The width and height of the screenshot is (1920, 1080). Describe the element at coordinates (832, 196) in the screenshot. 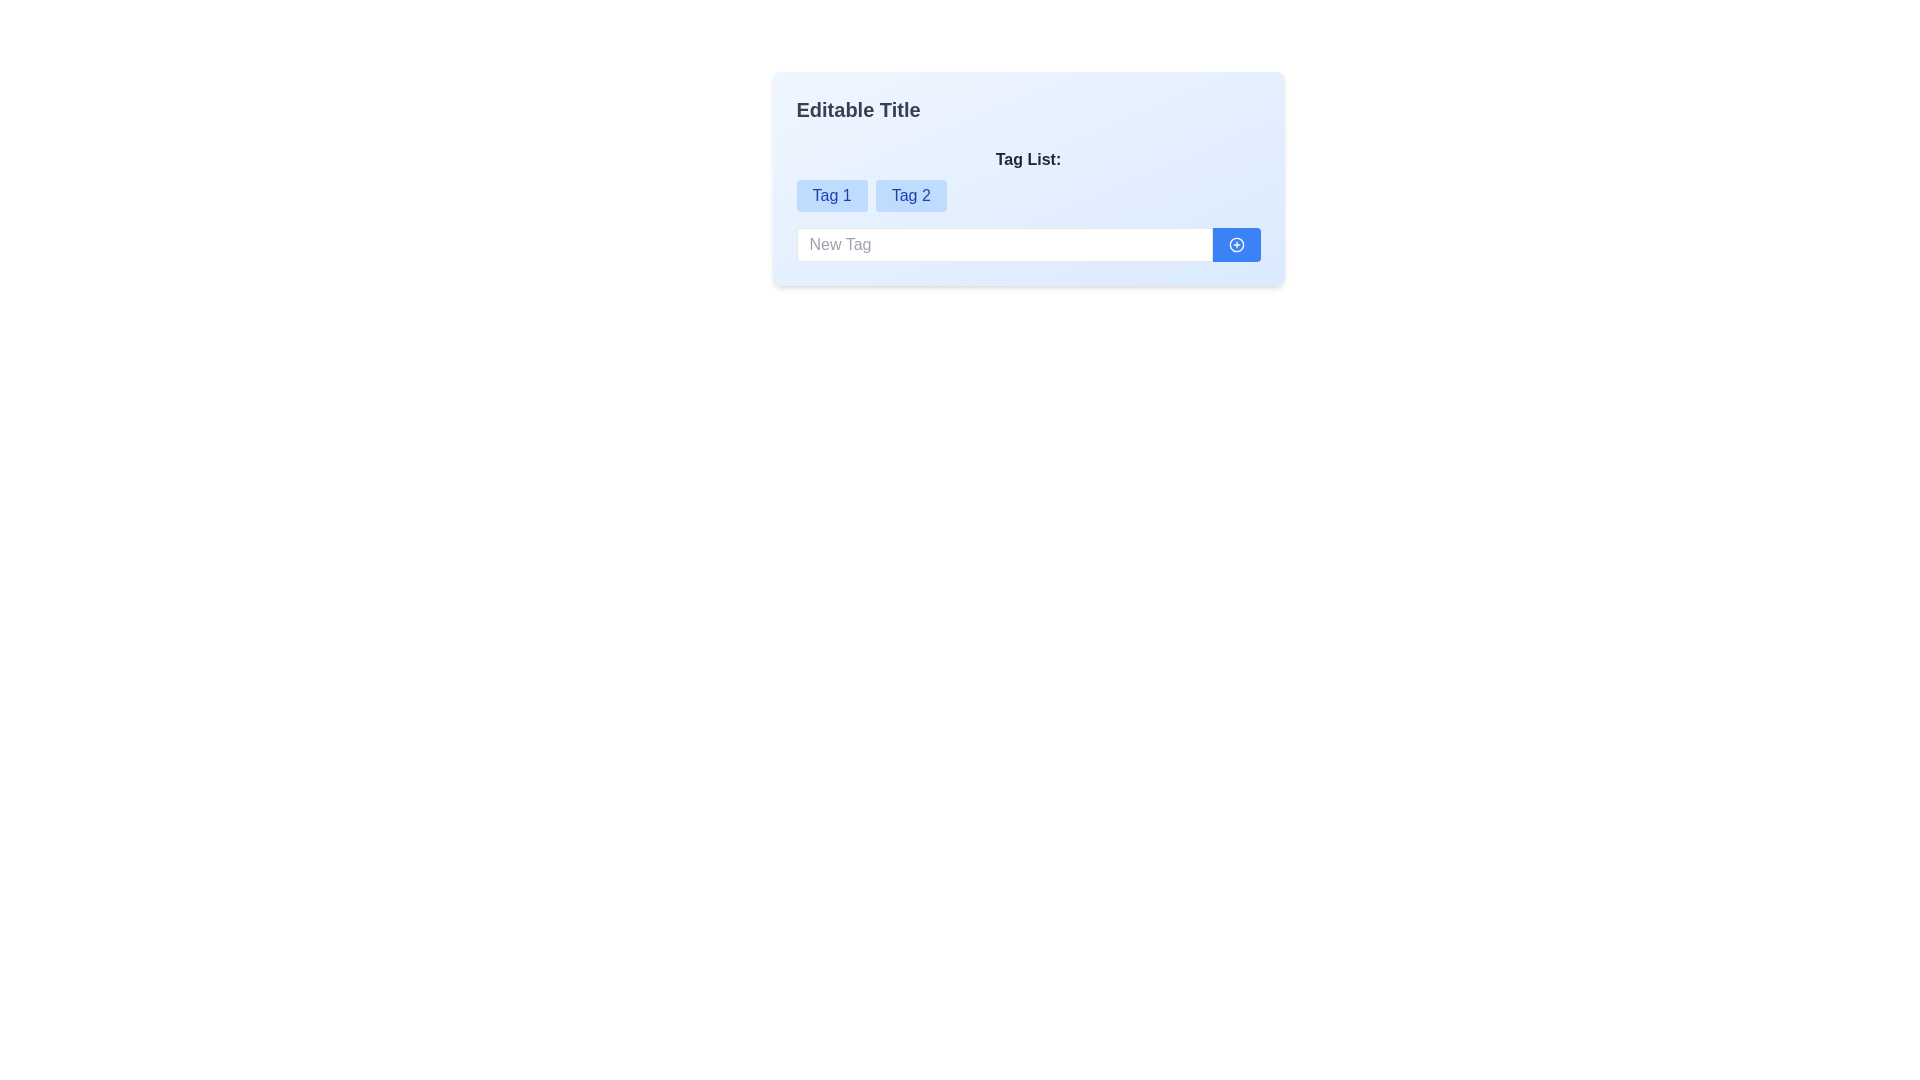

I see `the 'Tag 1' label, which is the first tag in the 'Tag List' section within the 'Editable Title' panel` at that location.